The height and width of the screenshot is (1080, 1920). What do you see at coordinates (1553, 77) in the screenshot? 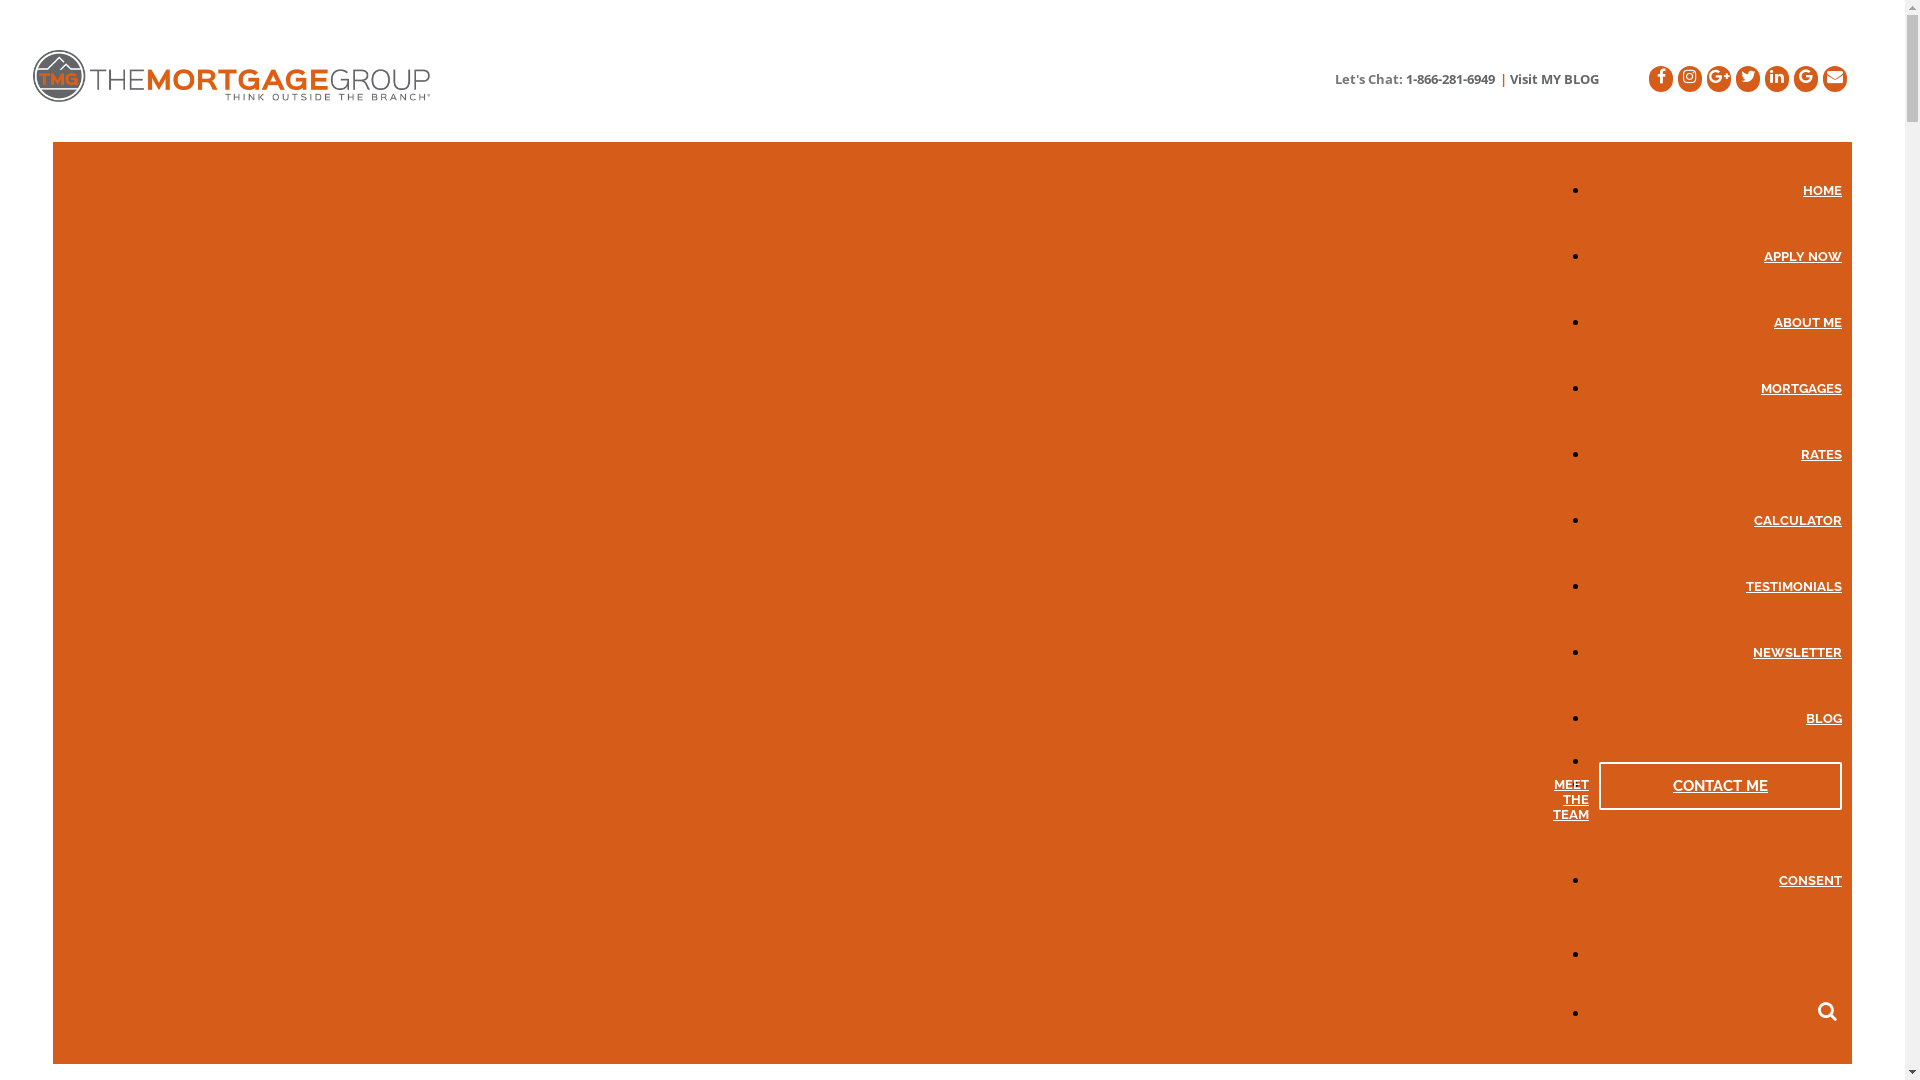
I see `'Visit MY BLOG'` at bounding box center [1553, 77].